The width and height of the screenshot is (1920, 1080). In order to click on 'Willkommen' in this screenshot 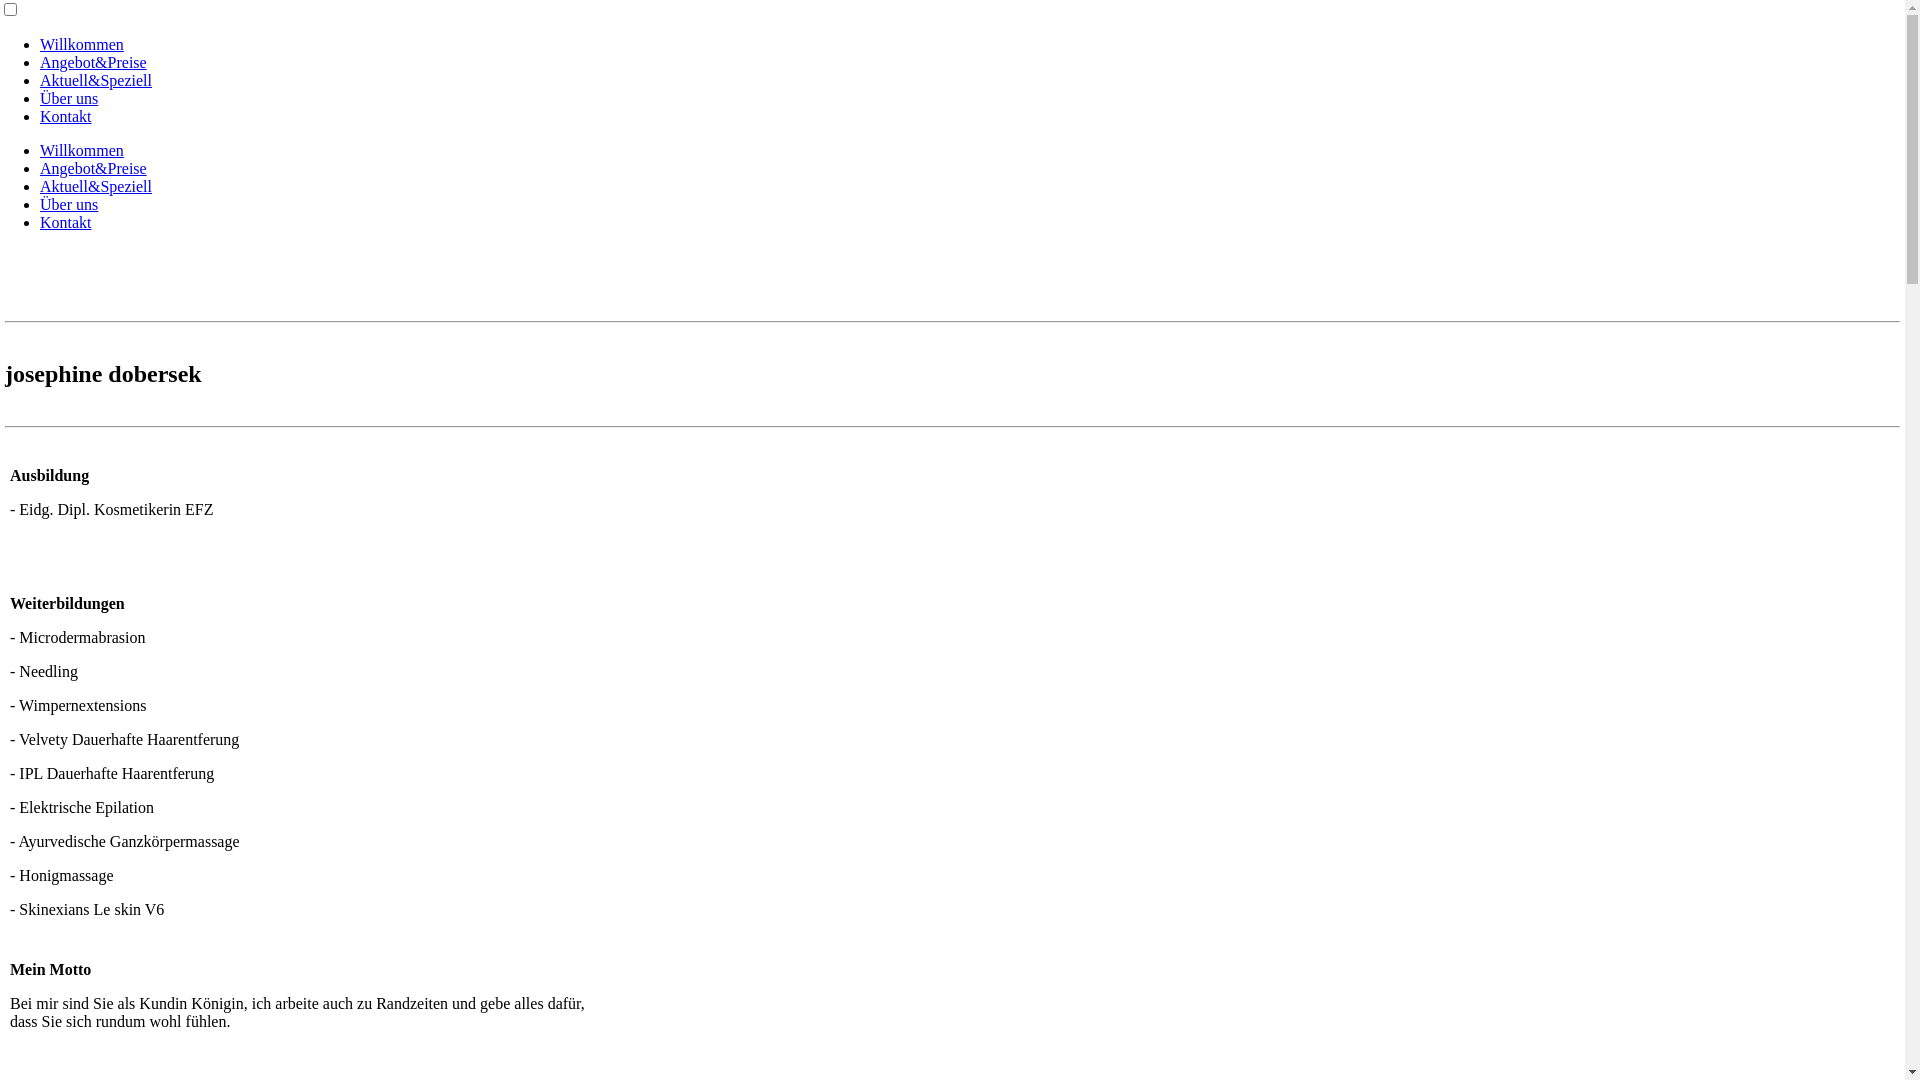, I will do `click(80, 149)`.